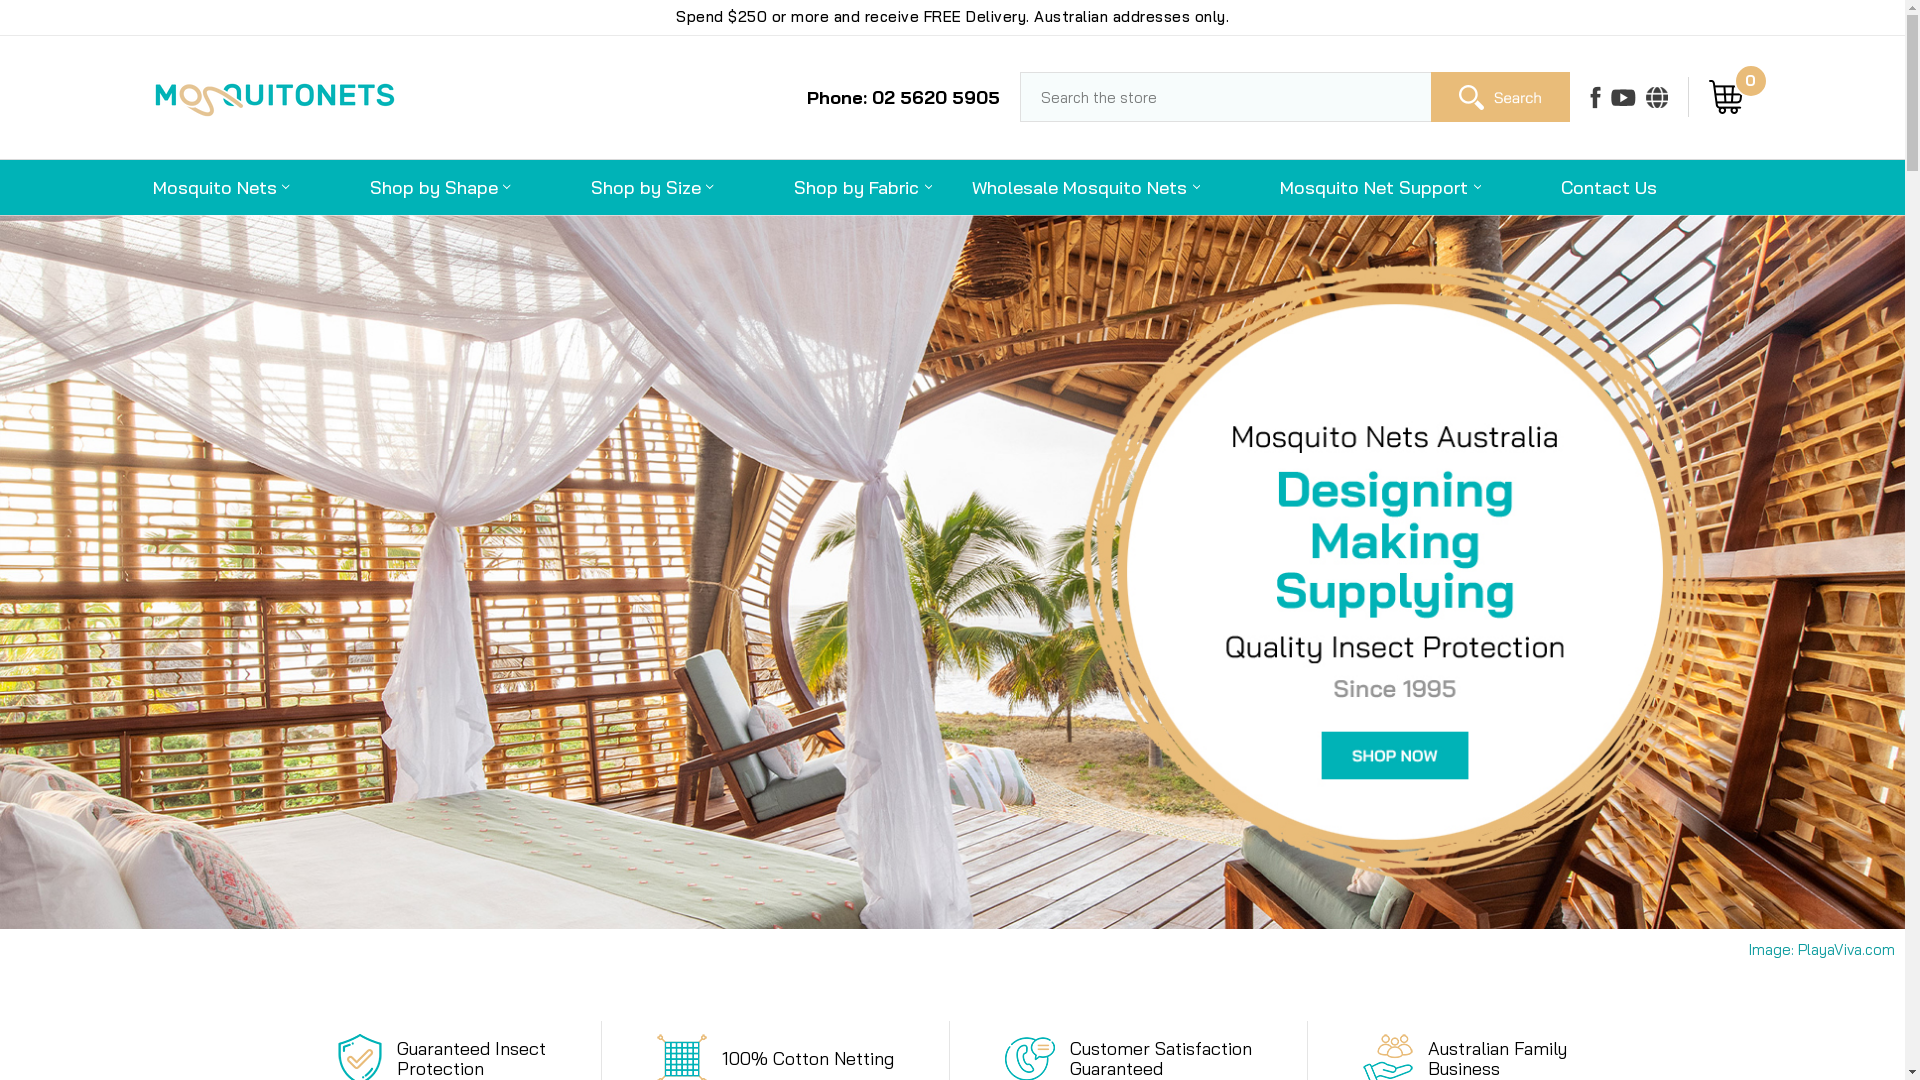  I want to click on 'Facebook', so click(1594, 96).